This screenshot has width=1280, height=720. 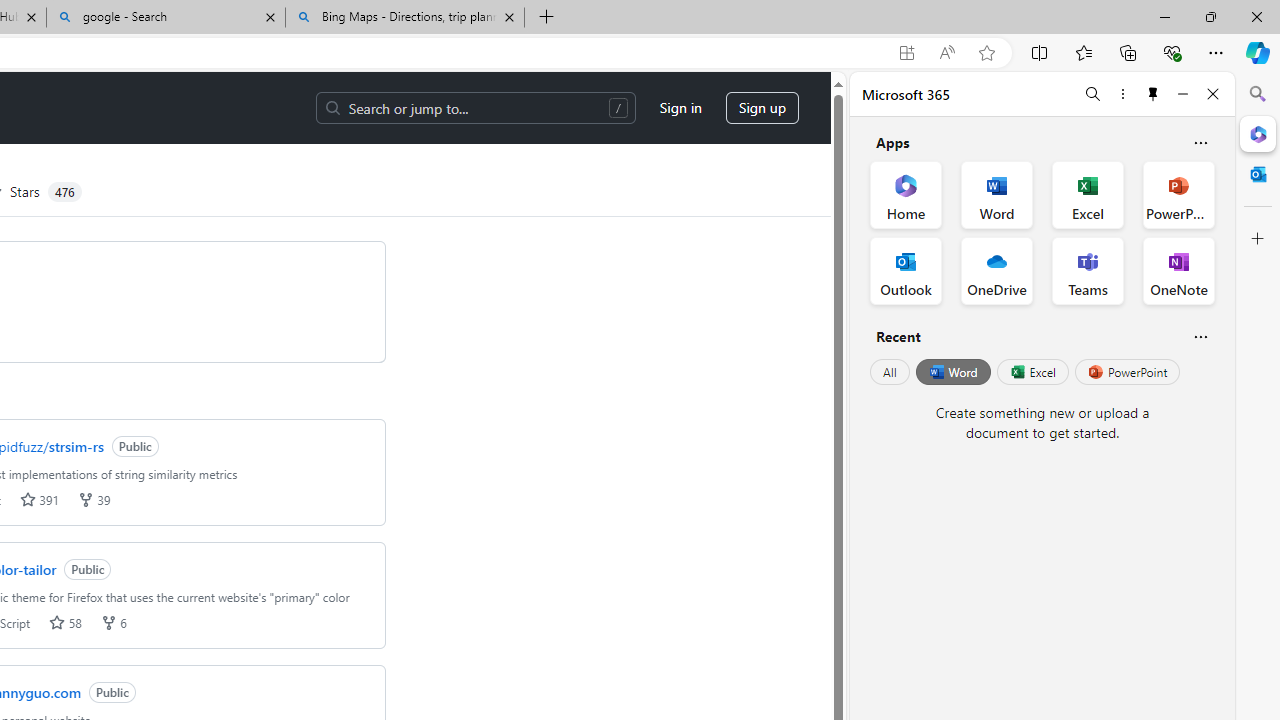 I want to click on 'forks 39', so click(x=93, y=498).